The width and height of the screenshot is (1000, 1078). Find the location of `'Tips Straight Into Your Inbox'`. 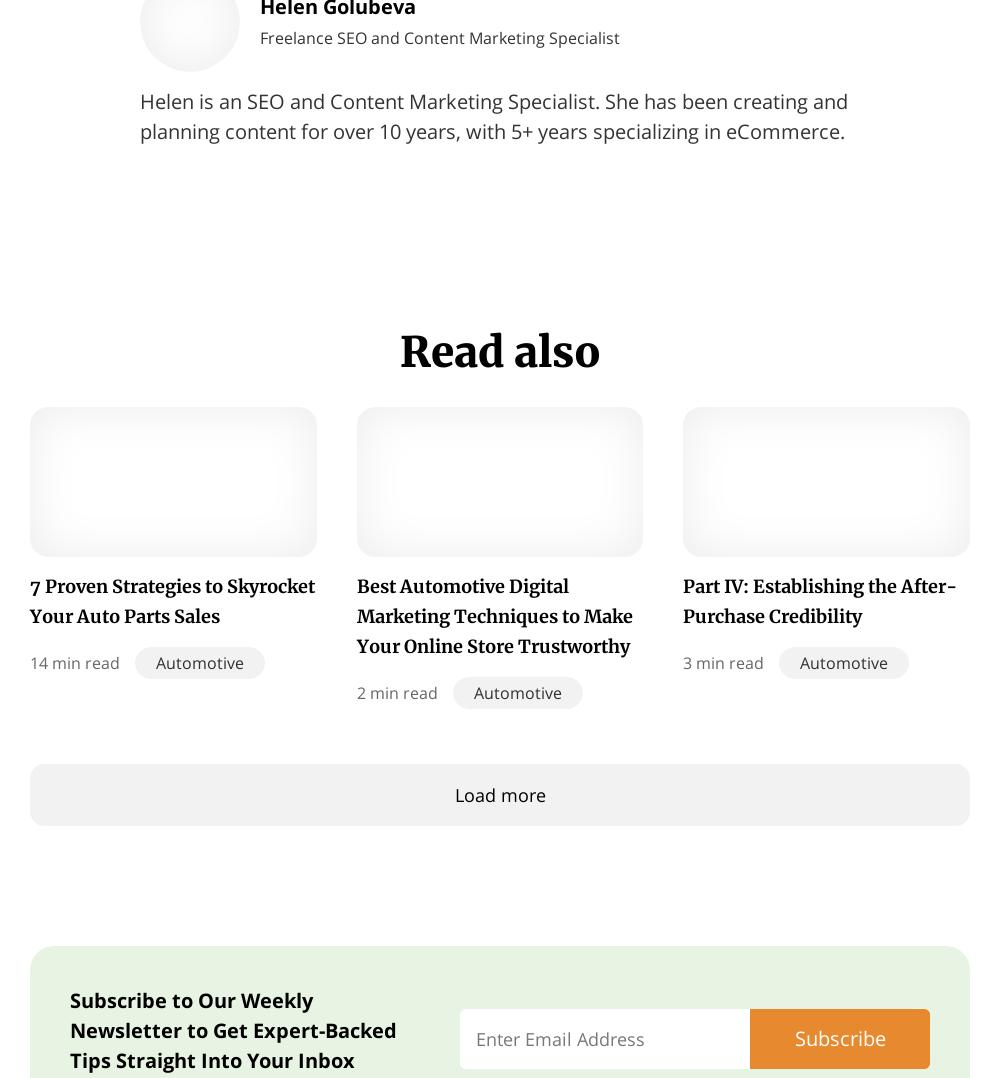

'Tips Straight Into Your Inbox' is located at coordinates (211, 1060).